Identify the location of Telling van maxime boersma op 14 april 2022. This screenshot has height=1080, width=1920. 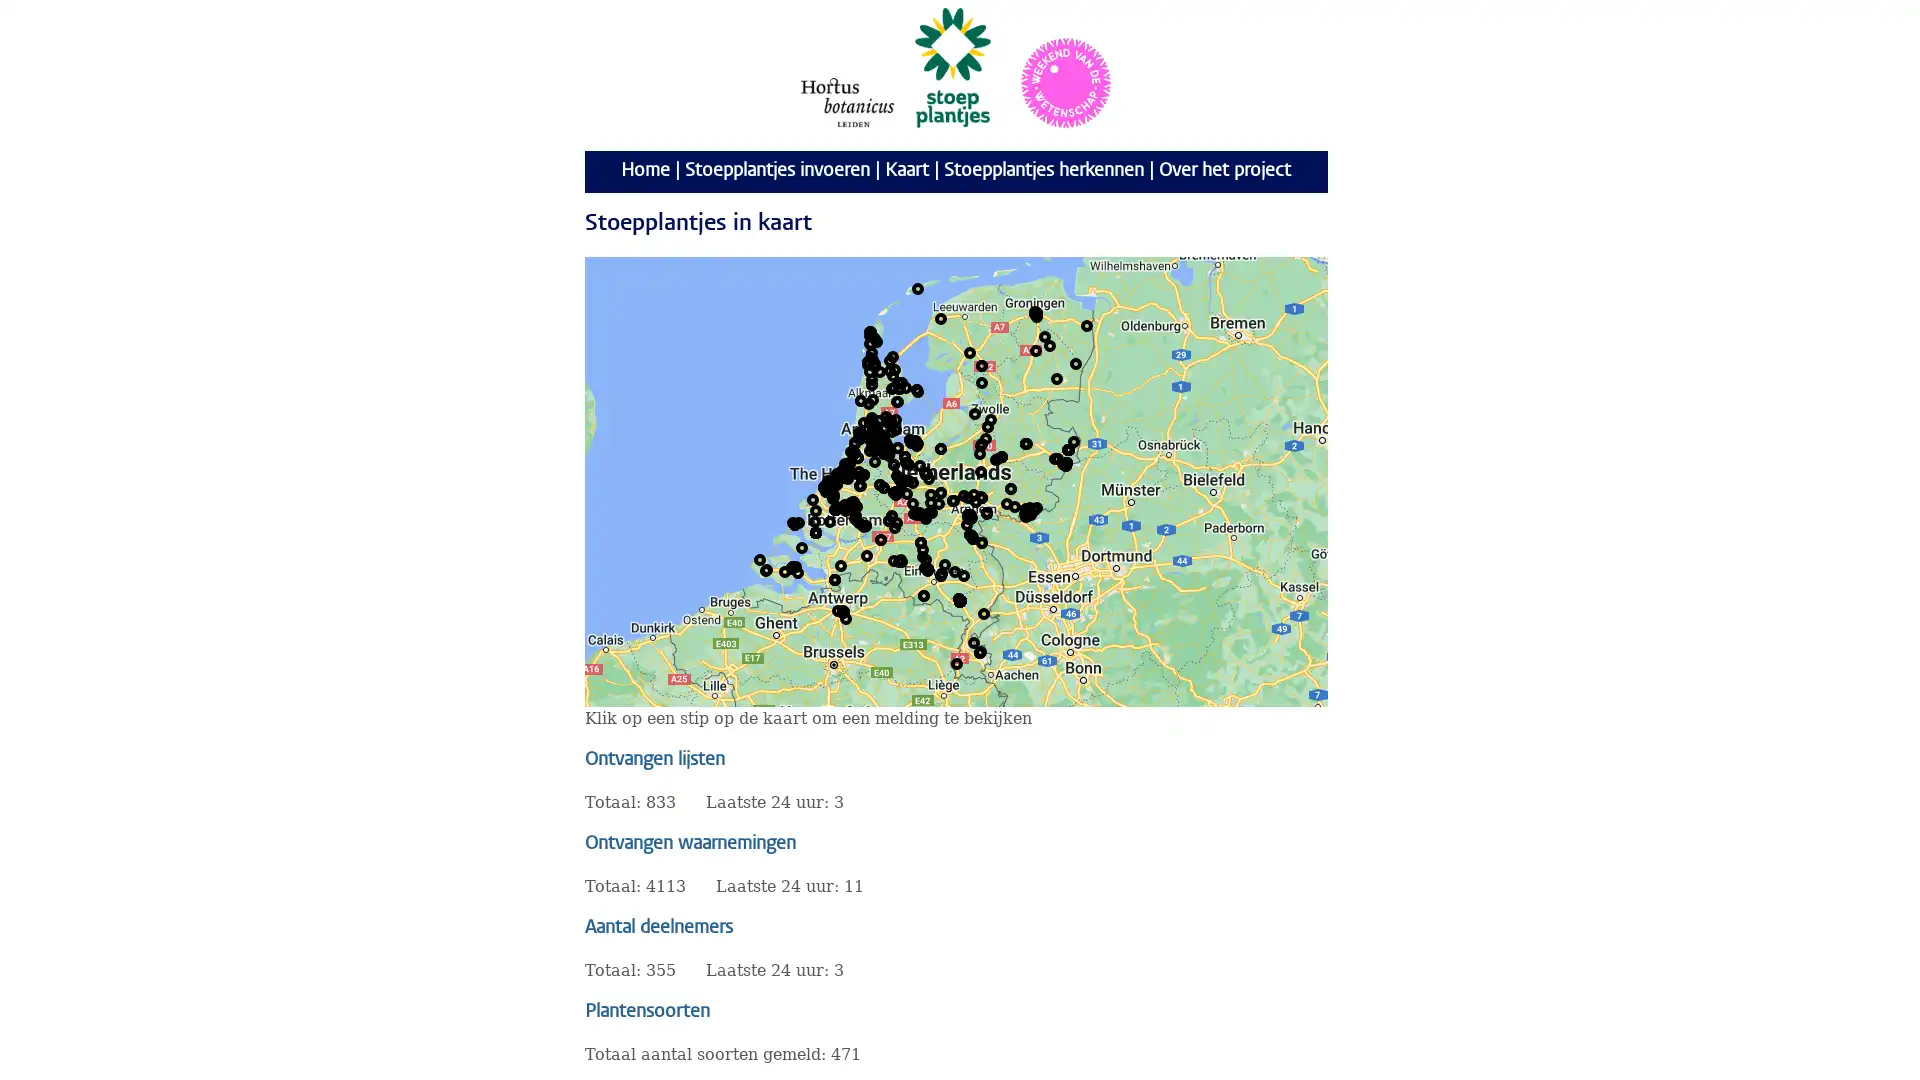
(882, 441).